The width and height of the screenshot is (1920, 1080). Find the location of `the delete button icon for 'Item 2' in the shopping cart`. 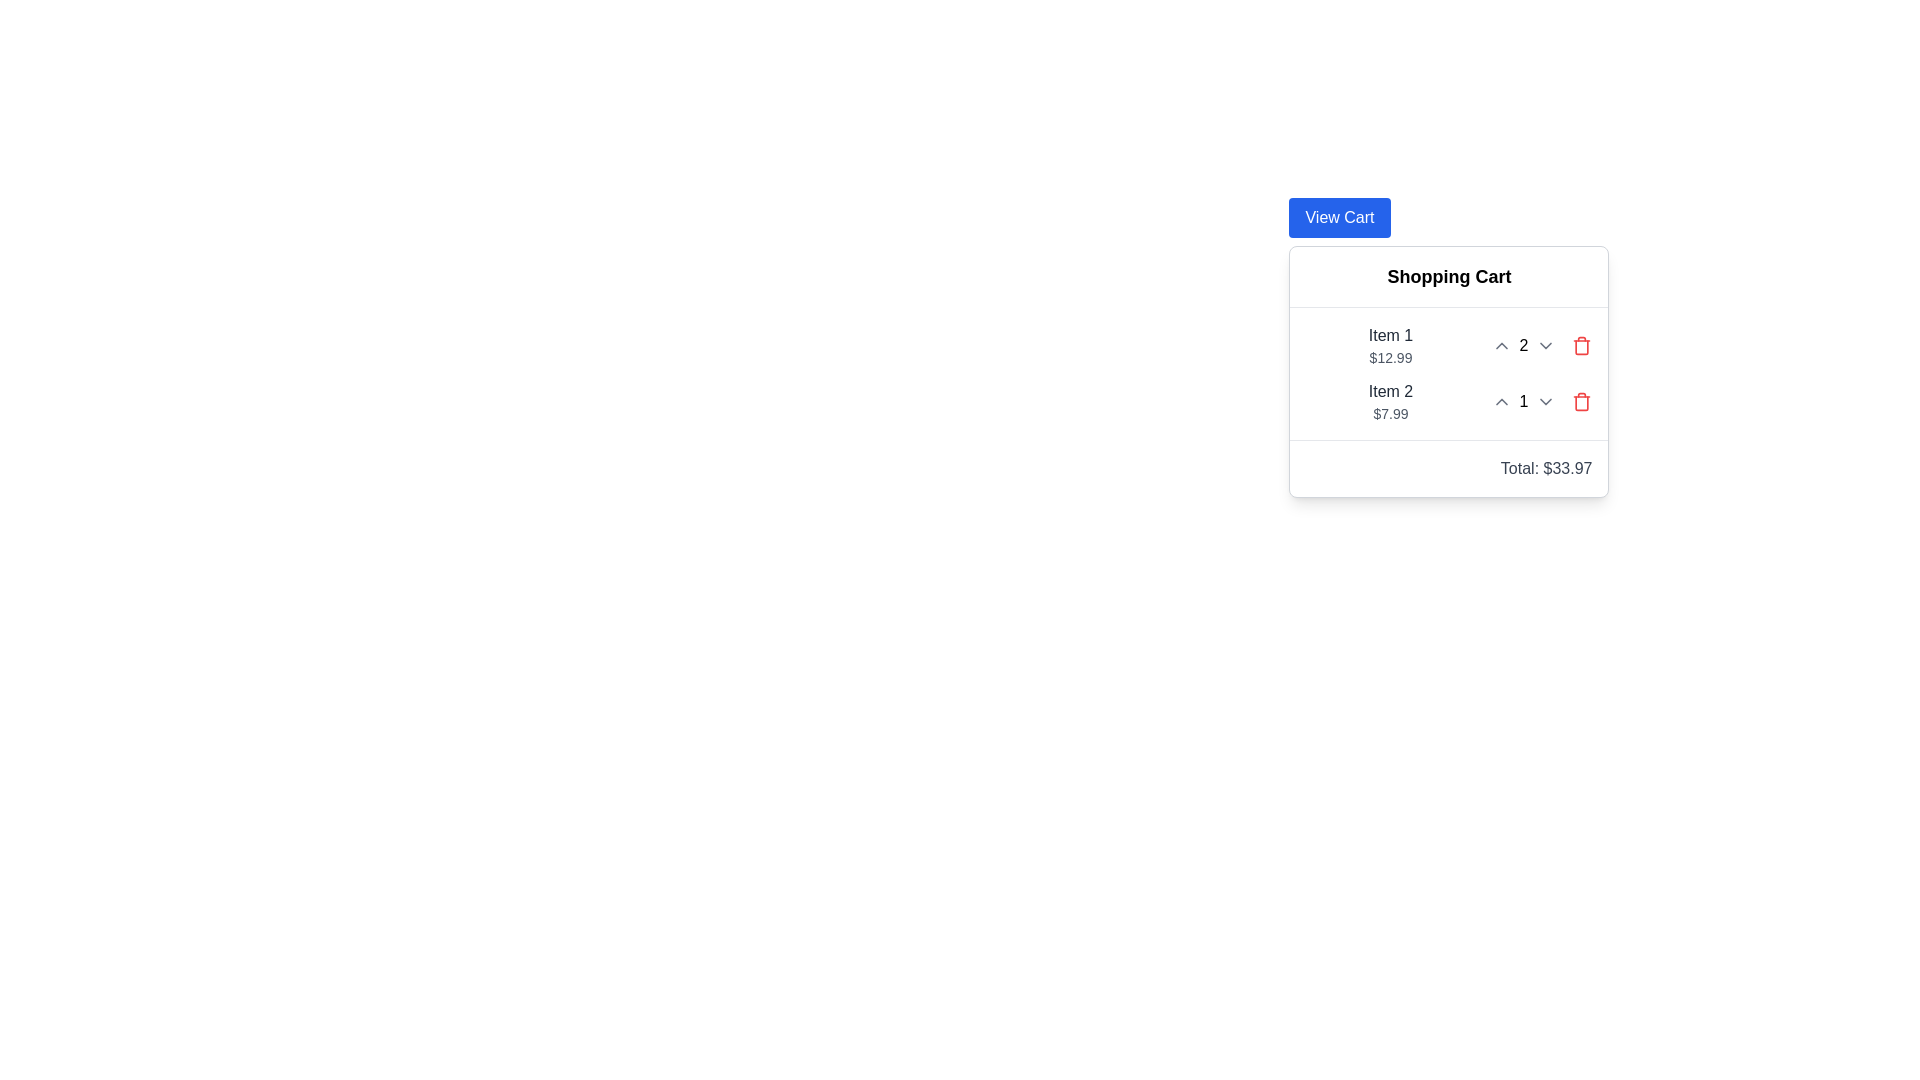

the delete button icon for 'Item 2' in the shopping cart is located at coordinates (1581, 401).